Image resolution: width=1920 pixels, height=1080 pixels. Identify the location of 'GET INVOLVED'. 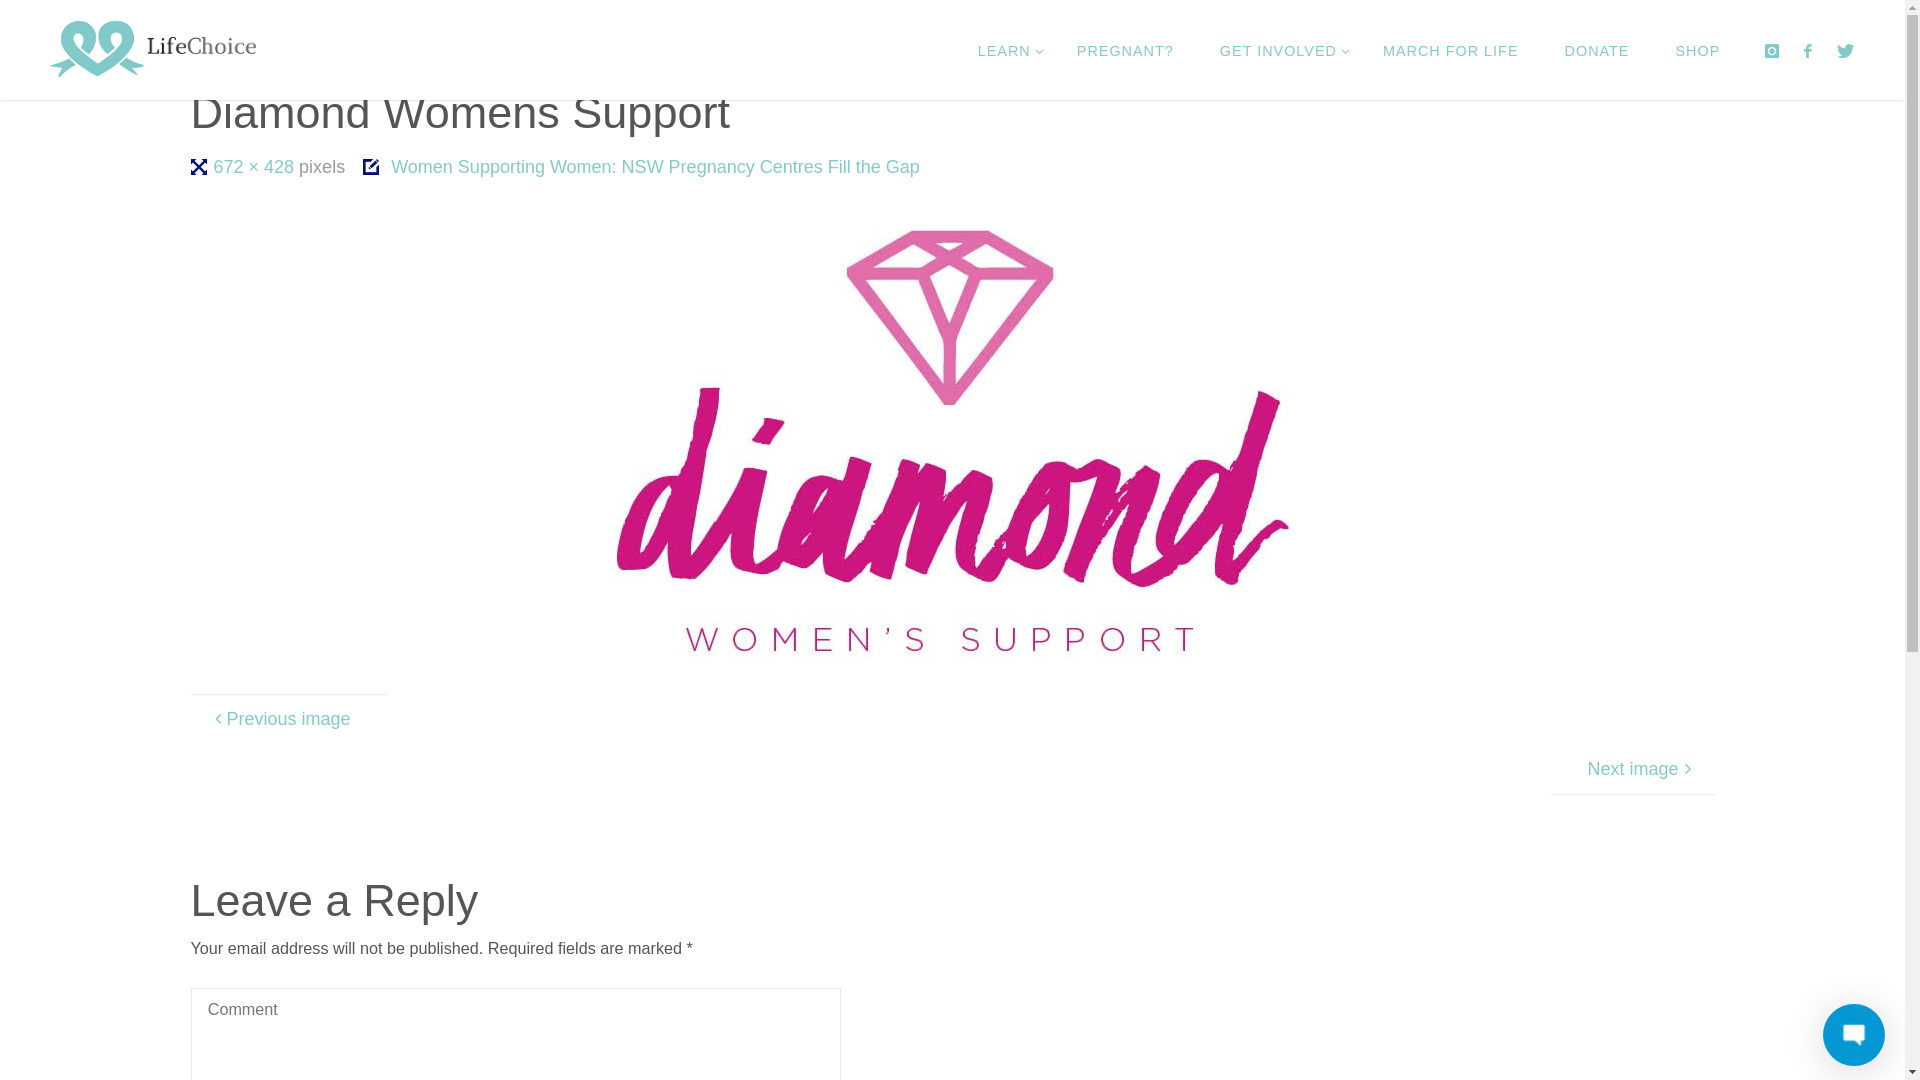
(1277, 49).